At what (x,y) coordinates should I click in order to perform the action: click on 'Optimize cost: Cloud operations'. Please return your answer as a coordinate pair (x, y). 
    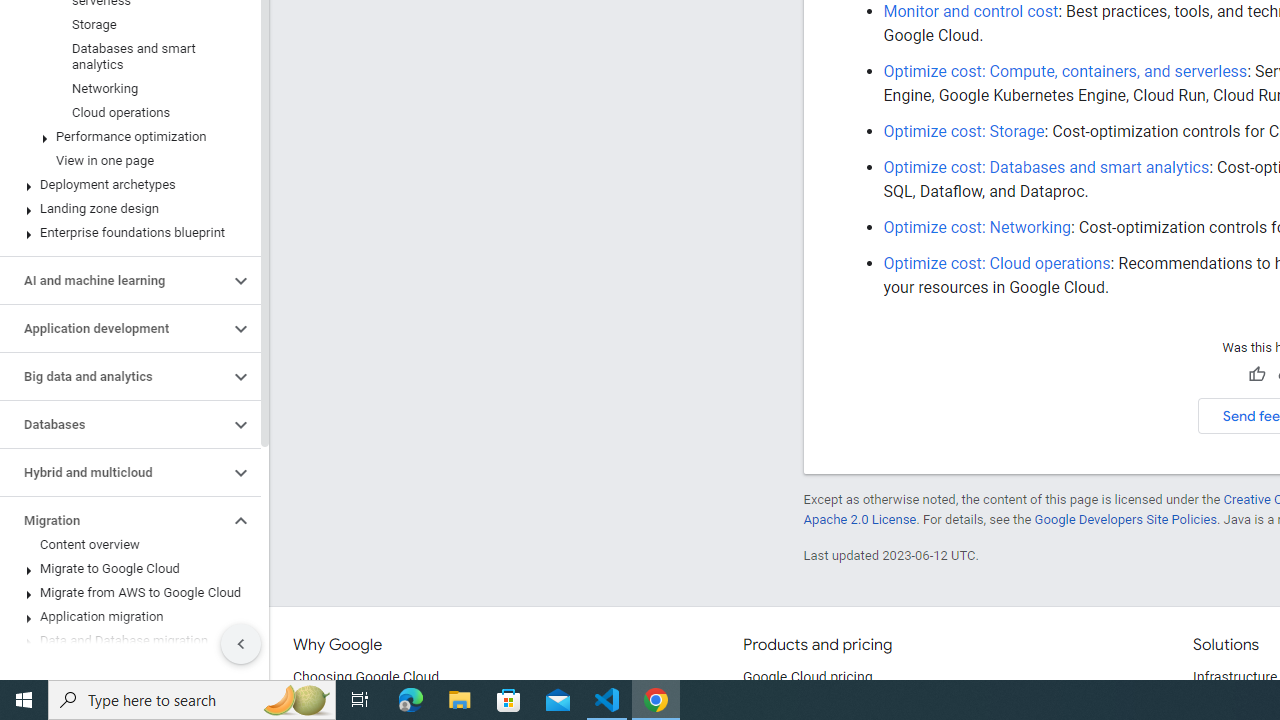
    Looking at the image, I should click on (997, 262).